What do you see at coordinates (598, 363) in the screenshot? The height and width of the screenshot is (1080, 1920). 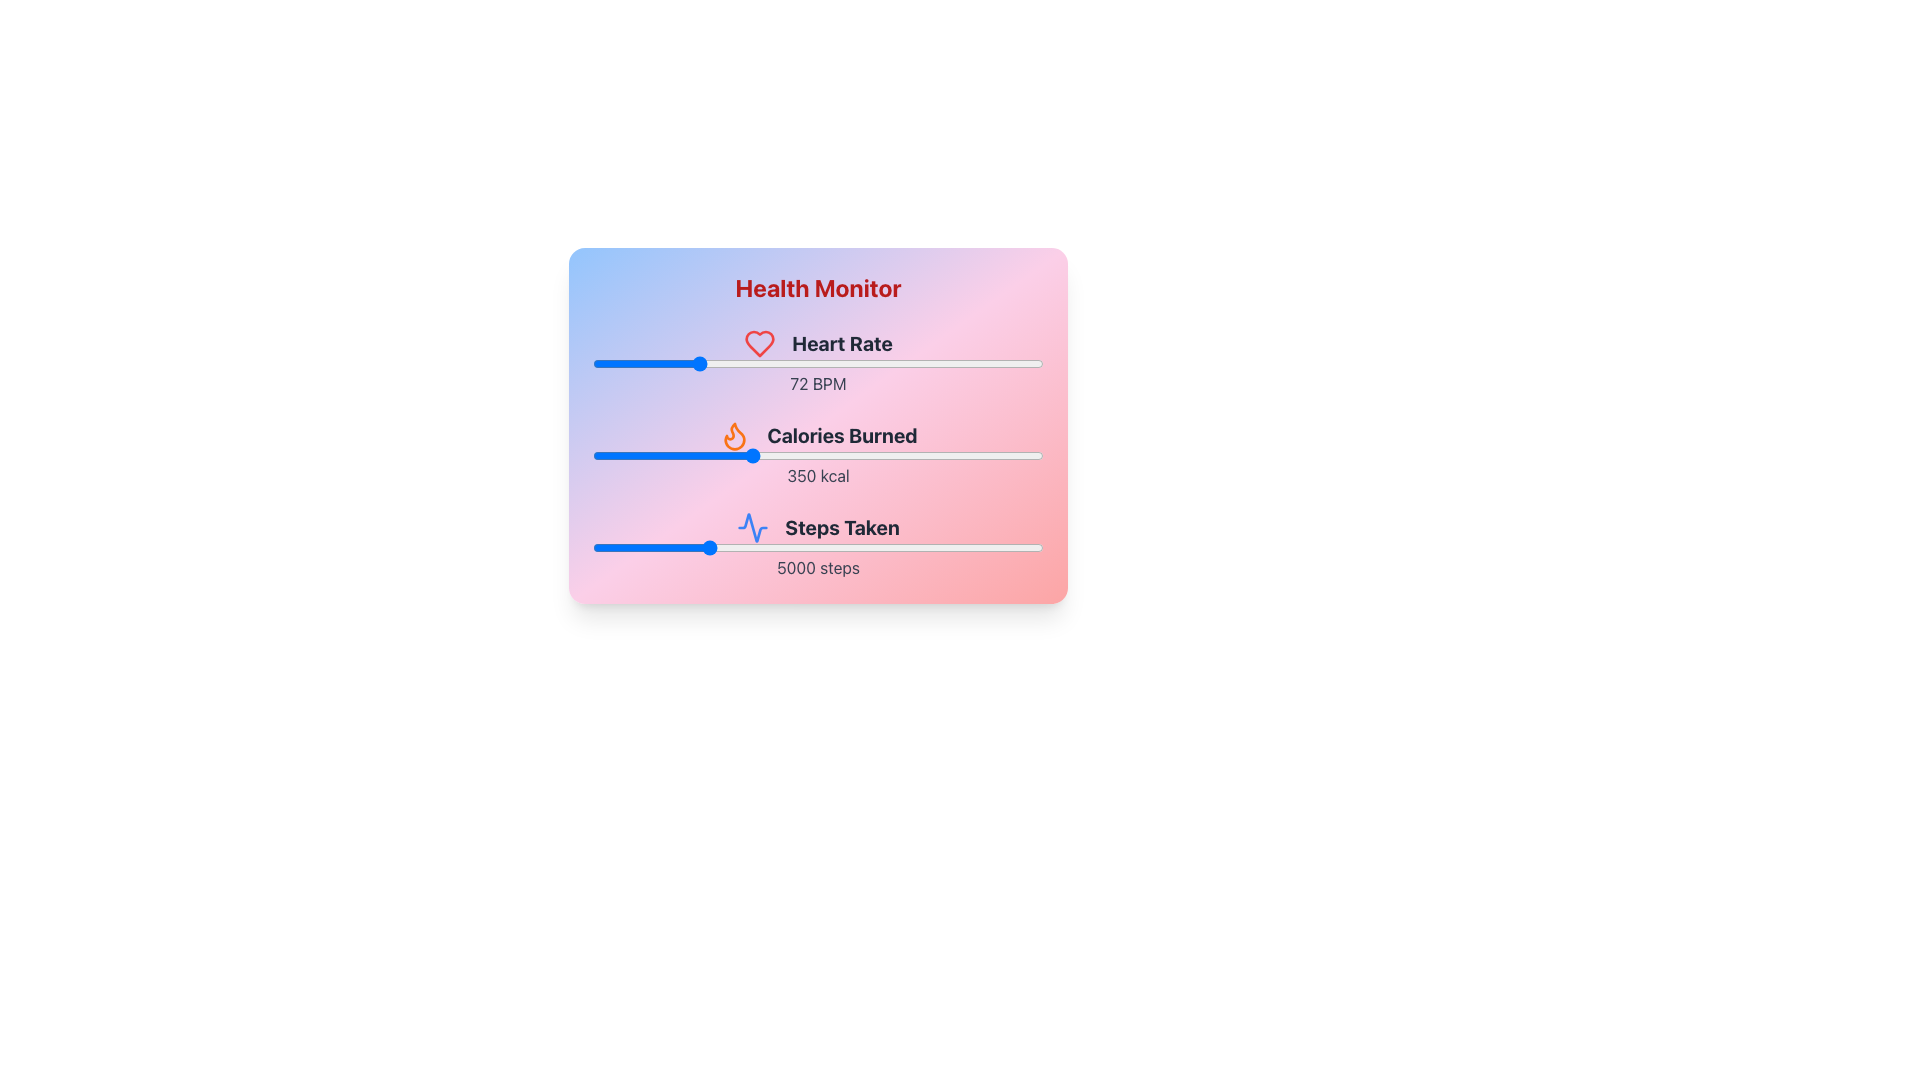 I see `heart rate` at bounding box center [598, 363].